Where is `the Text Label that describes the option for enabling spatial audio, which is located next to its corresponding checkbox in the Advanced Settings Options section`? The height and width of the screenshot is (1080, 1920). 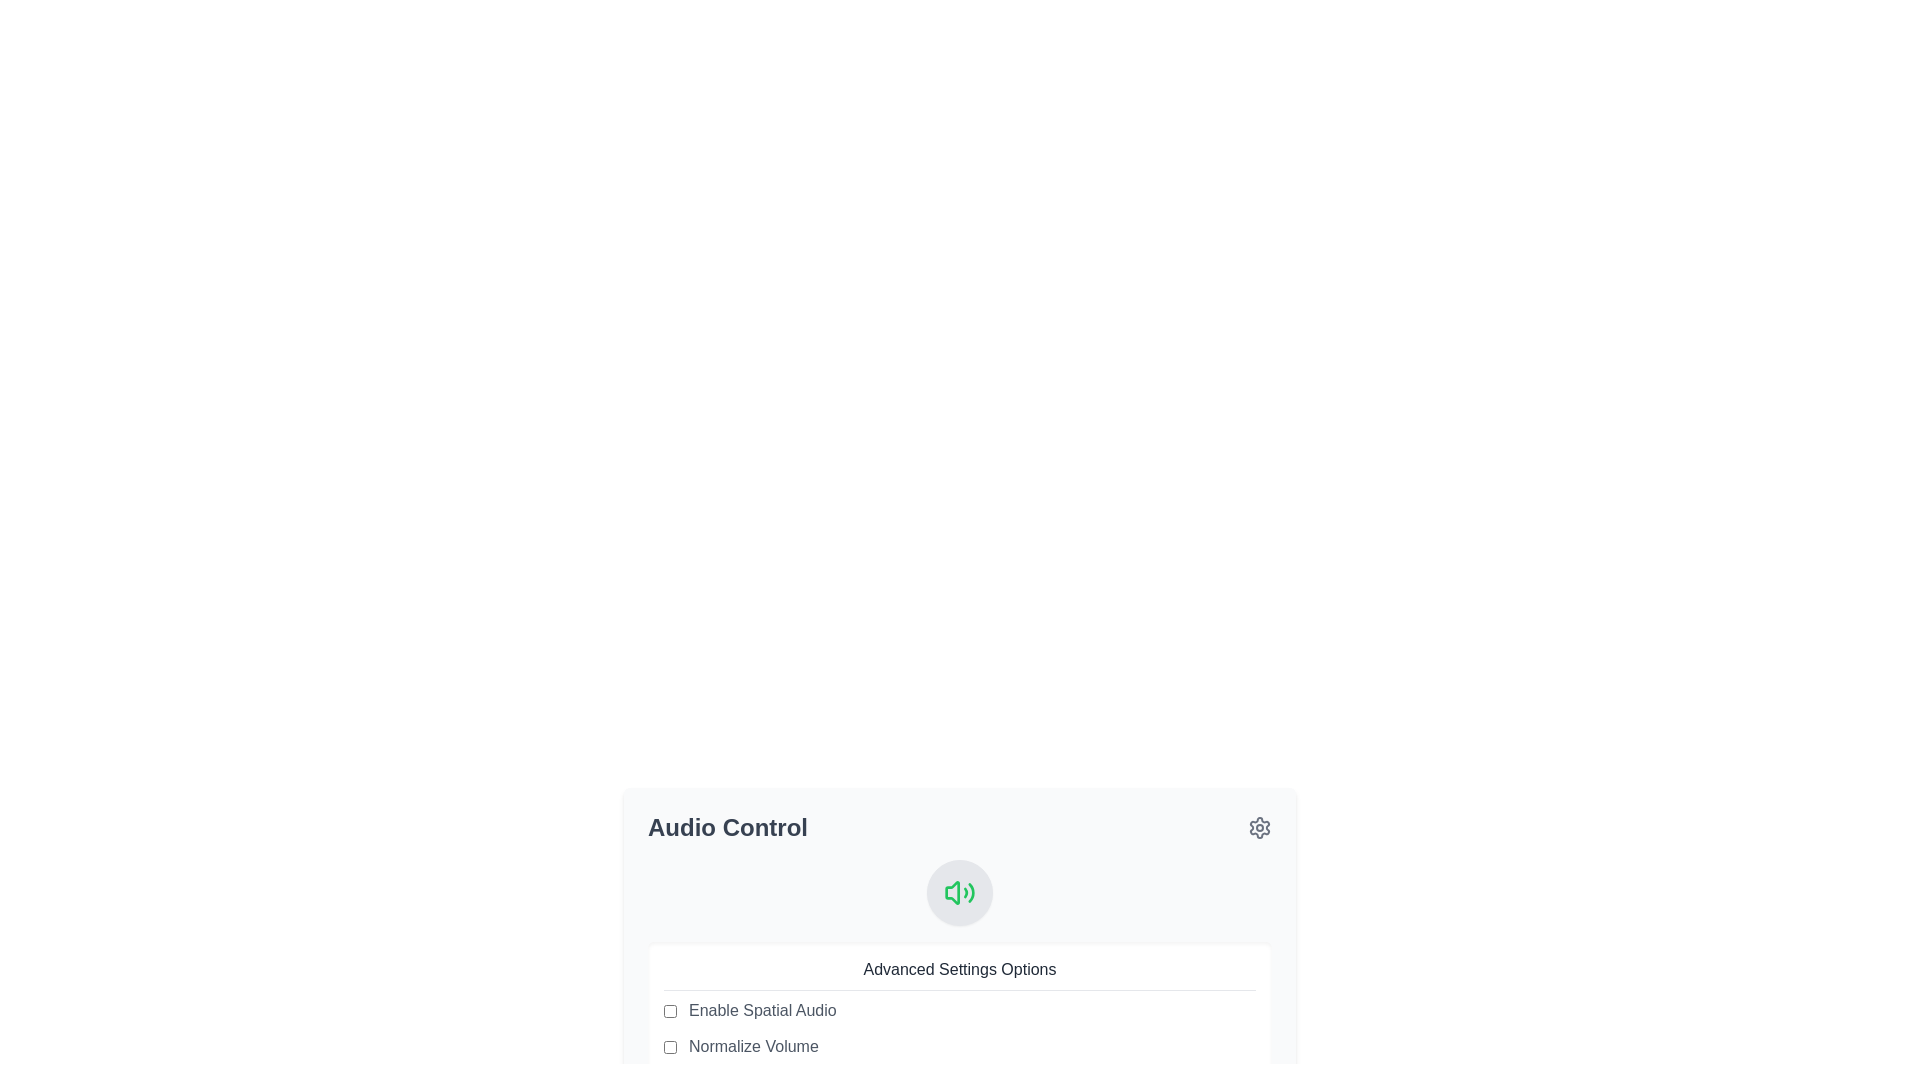
the Text Label that describes the option for enabling spatial audio, which is located next to its corresponding checkbox in the Advanced Settings Options section is located at coordinates (761, 1010).